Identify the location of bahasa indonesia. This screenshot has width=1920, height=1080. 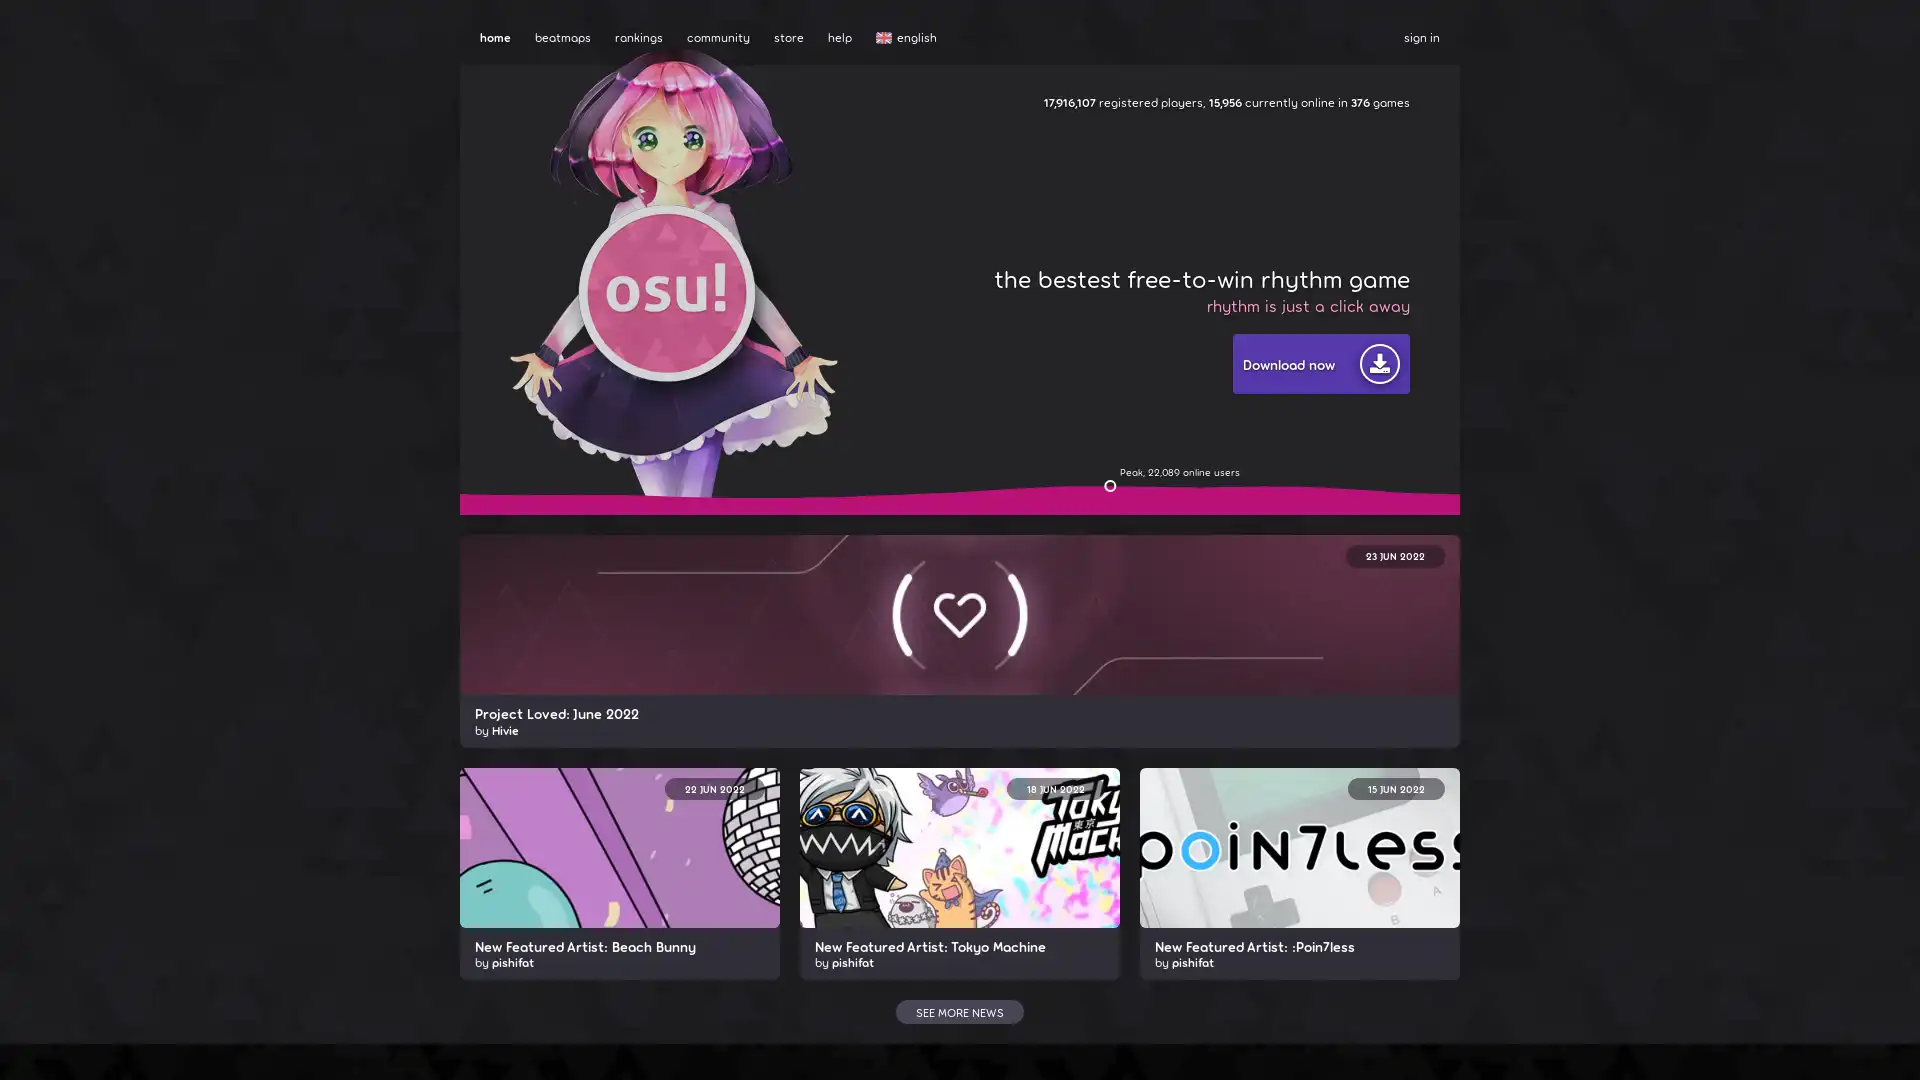
(935, 372).